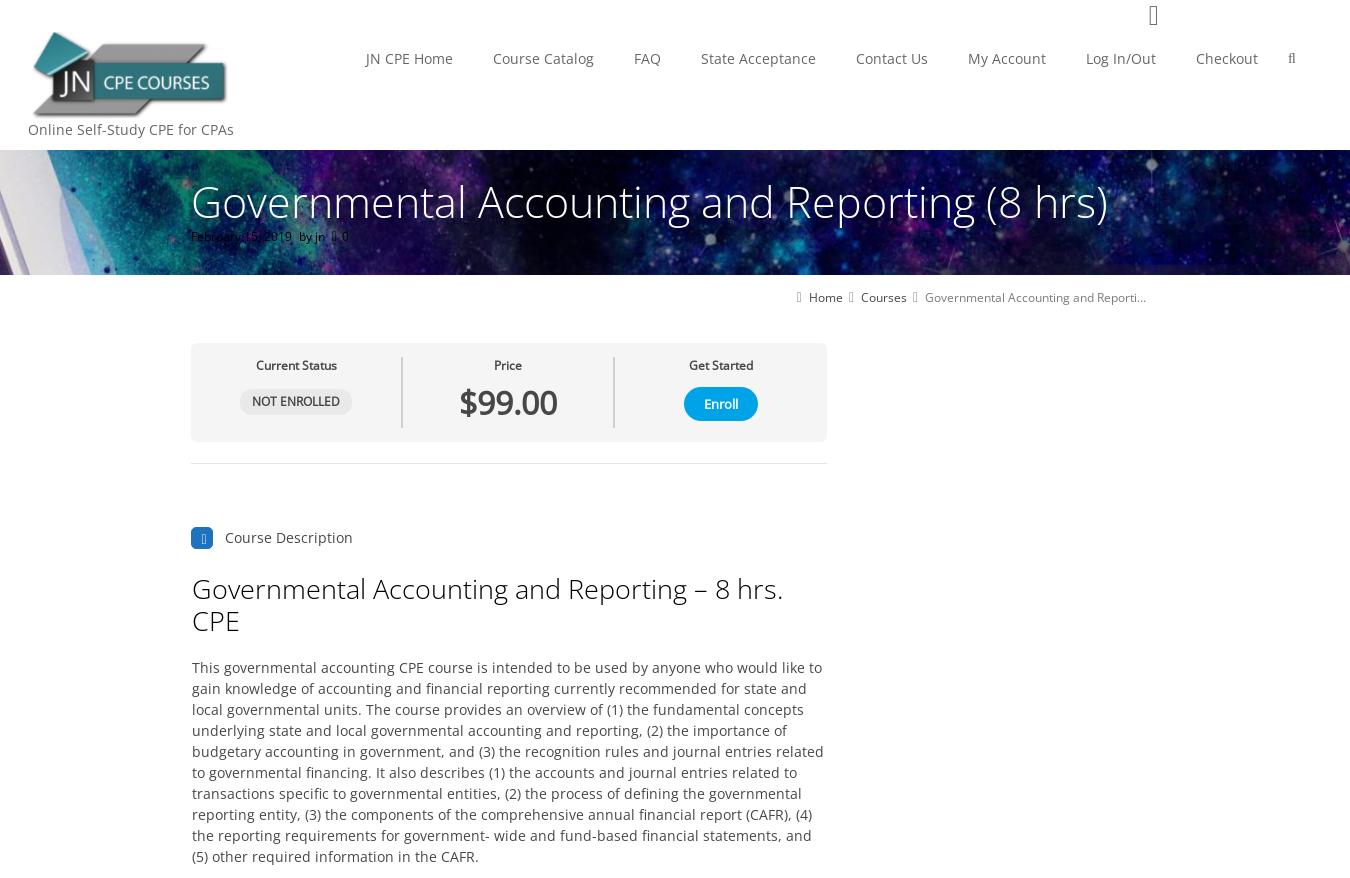  I want to click on 'Get Started', so click(720, 363).